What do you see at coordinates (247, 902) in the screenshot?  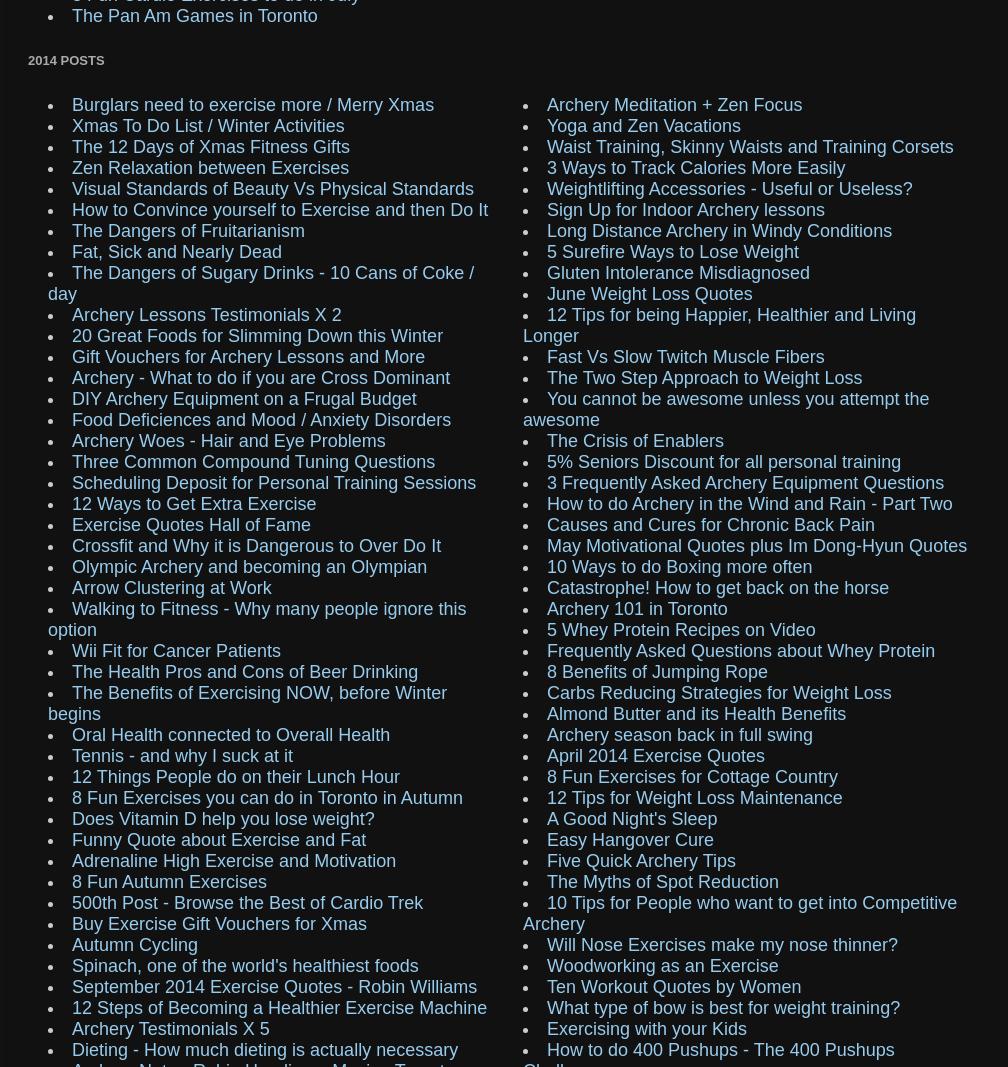 I see `'500th Post - Browse the Best of Cardio Trek'` at bounding box center [247, 902].